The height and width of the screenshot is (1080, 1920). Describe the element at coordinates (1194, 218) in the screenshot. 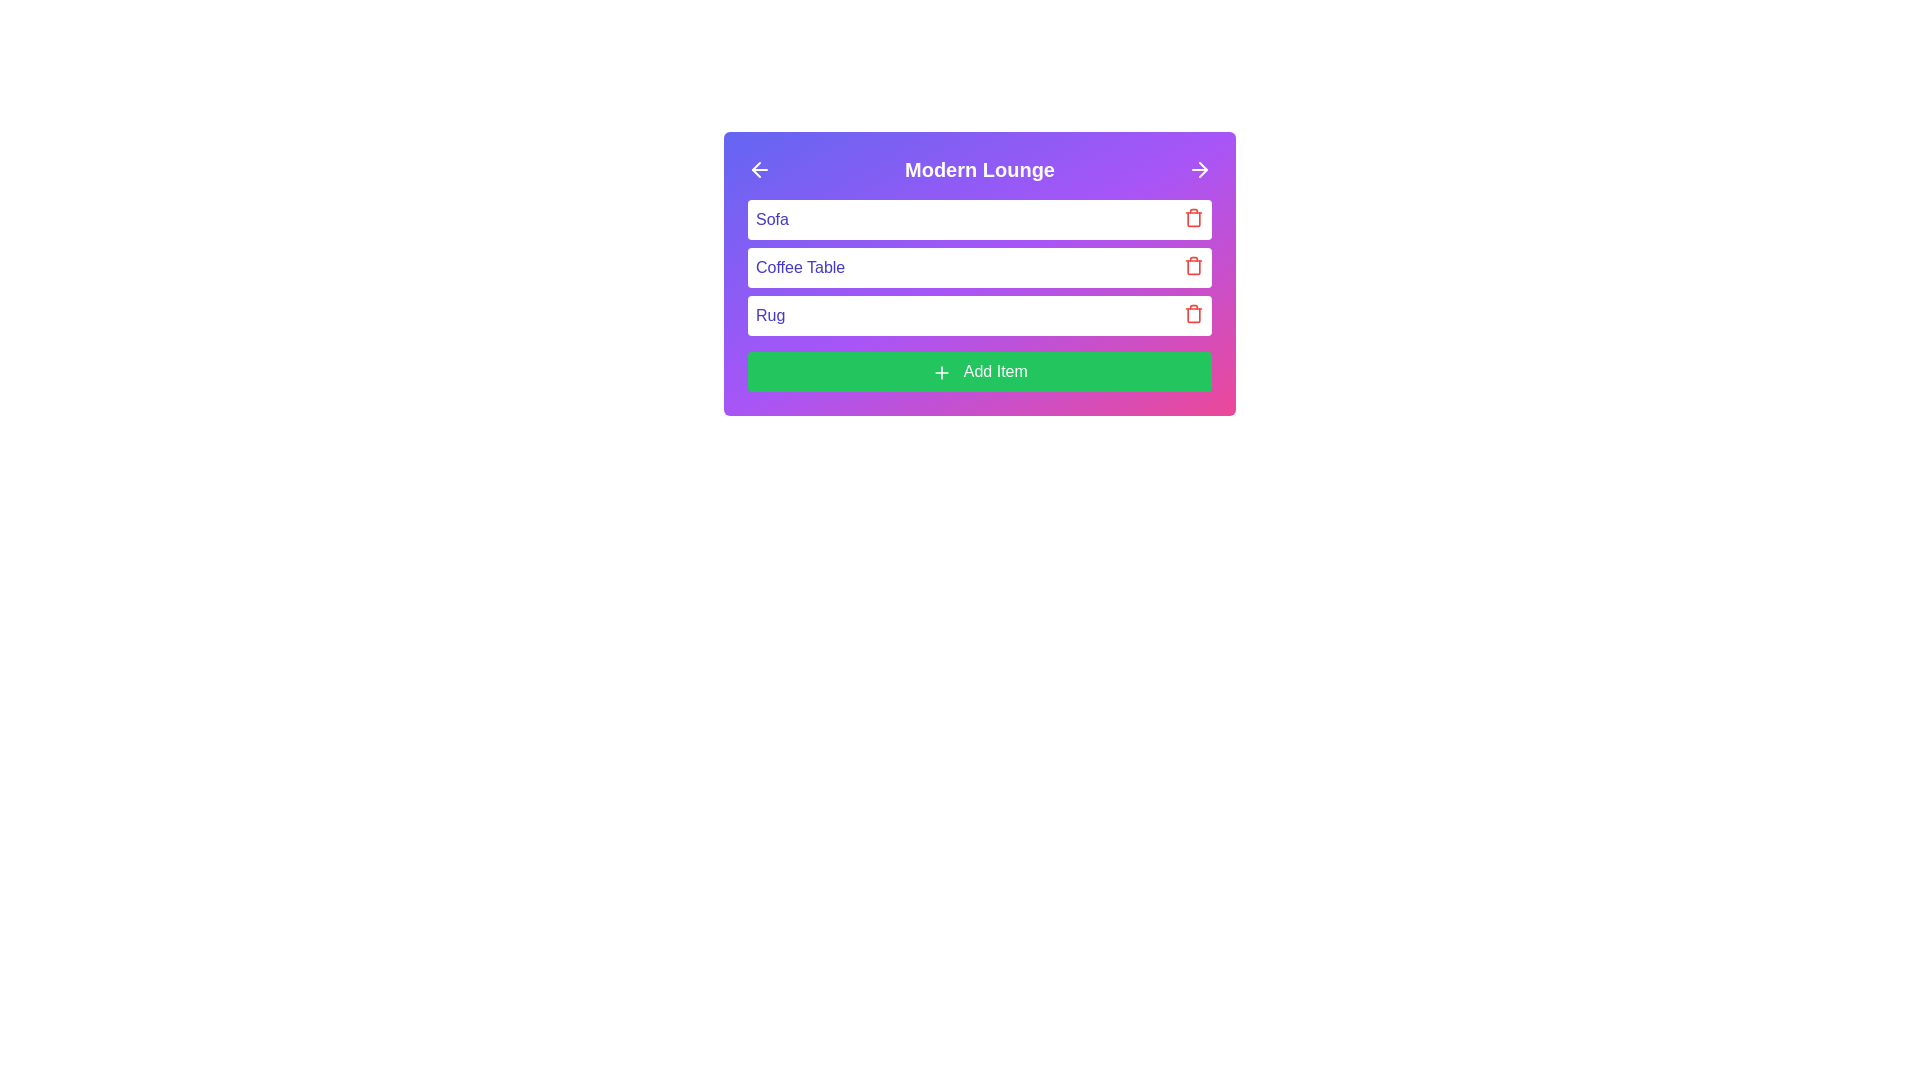

I see `the delete icon button for the item labeled 'Sofa'` at that location.